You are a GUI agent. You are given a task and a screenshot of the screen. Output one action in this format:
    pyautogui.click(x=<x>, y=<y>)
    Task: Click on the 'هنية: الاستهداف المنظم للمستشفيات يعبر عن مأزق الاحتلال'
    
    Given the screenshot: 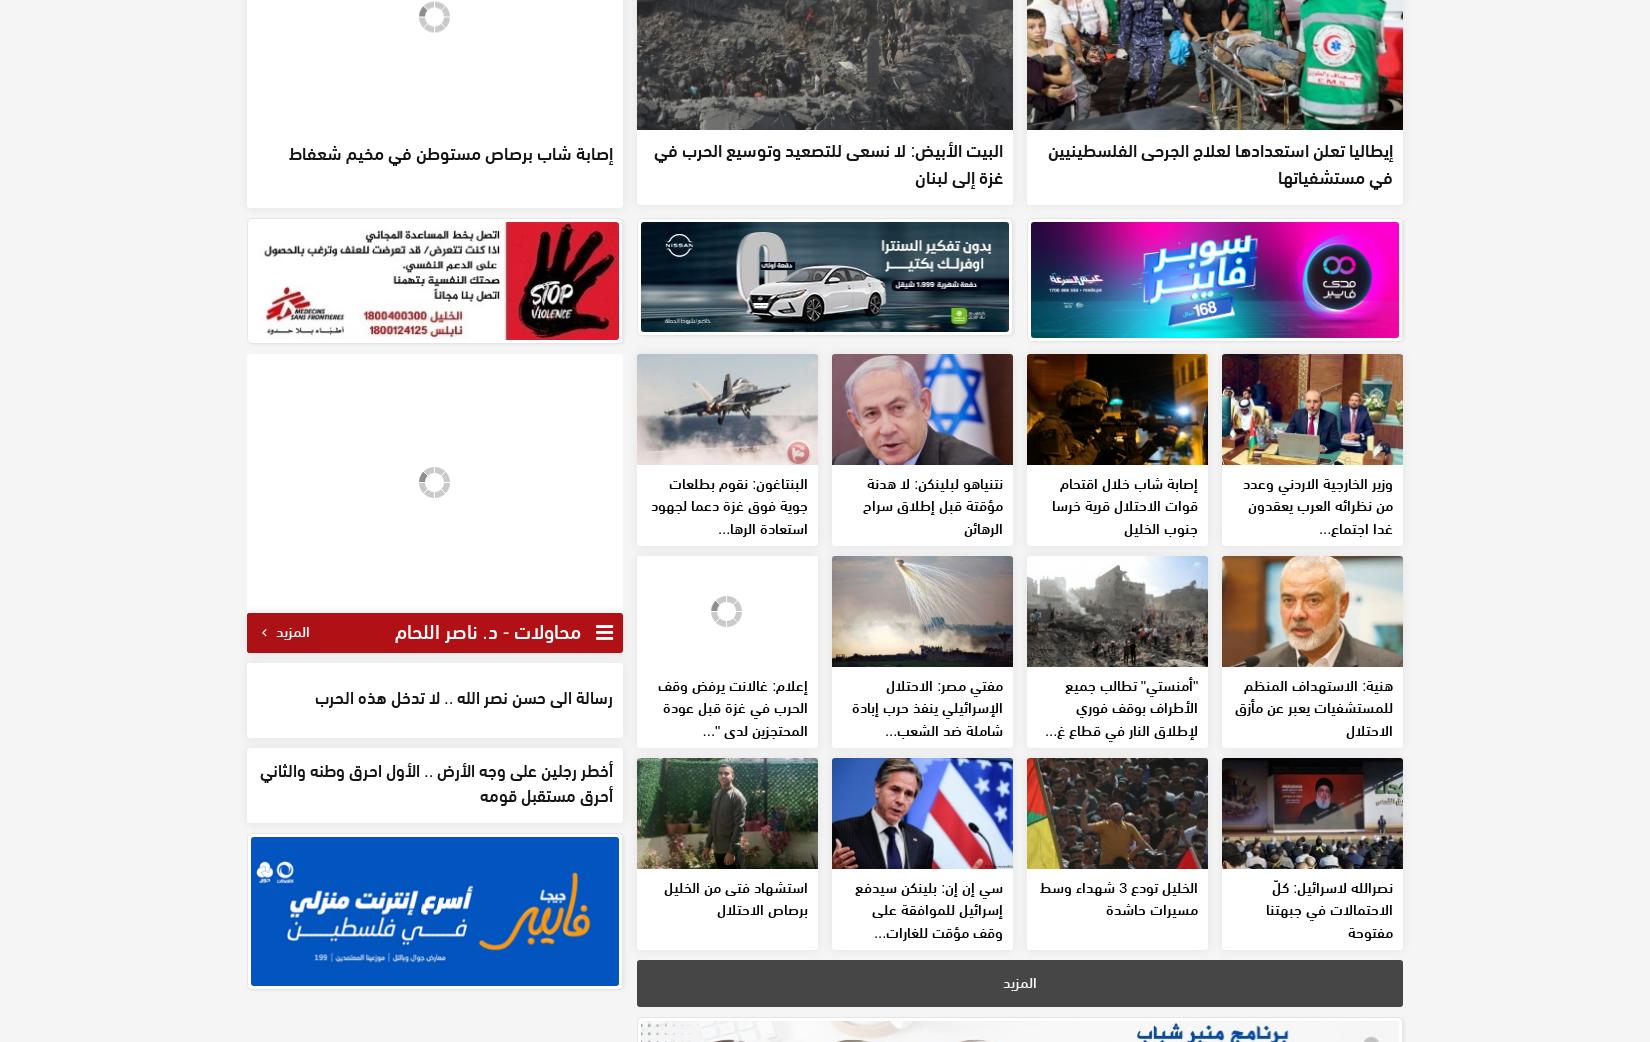 What is the action you would take?
    pyautogui.click(x=1313, y=851)
    